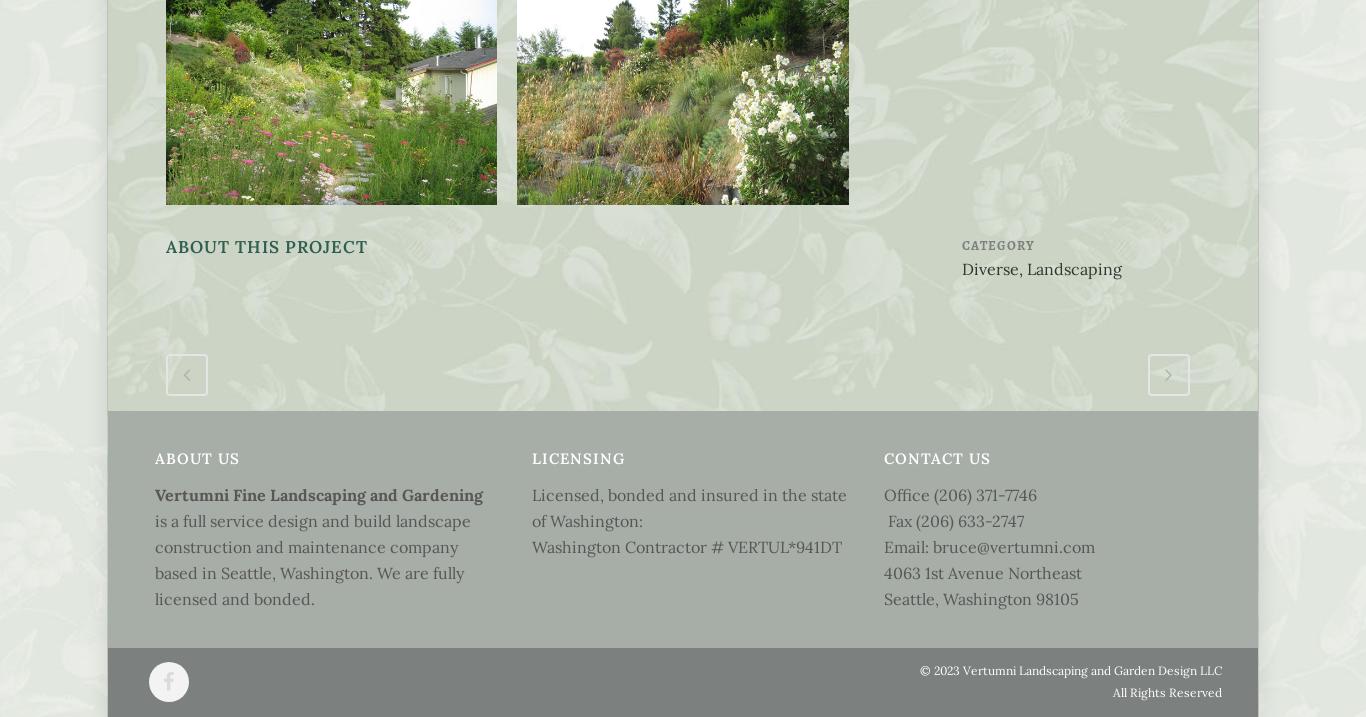 The image size is (1366, 717). Describe the element at coordinates (265, 246) in the screenshot. I see `'About This Project'` at that location.